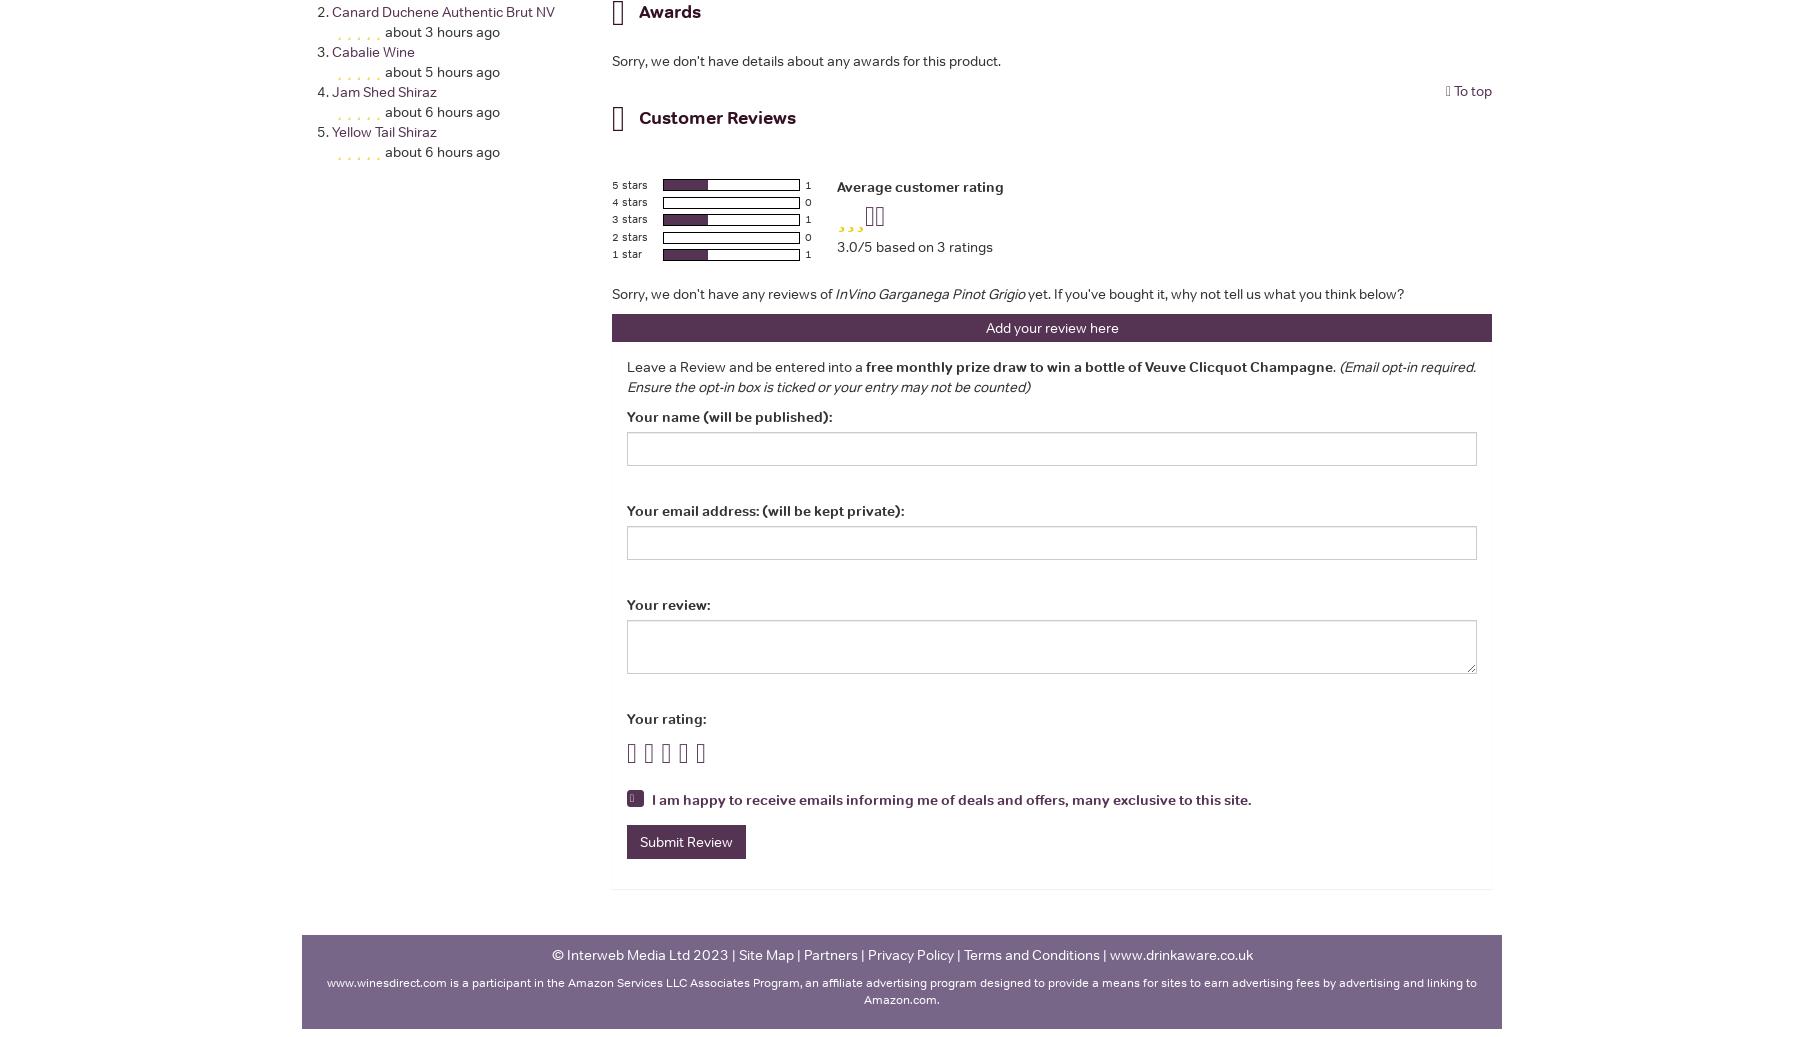 The image size is (1804, 1037). I want to click on '1 star', so click(626, 252).